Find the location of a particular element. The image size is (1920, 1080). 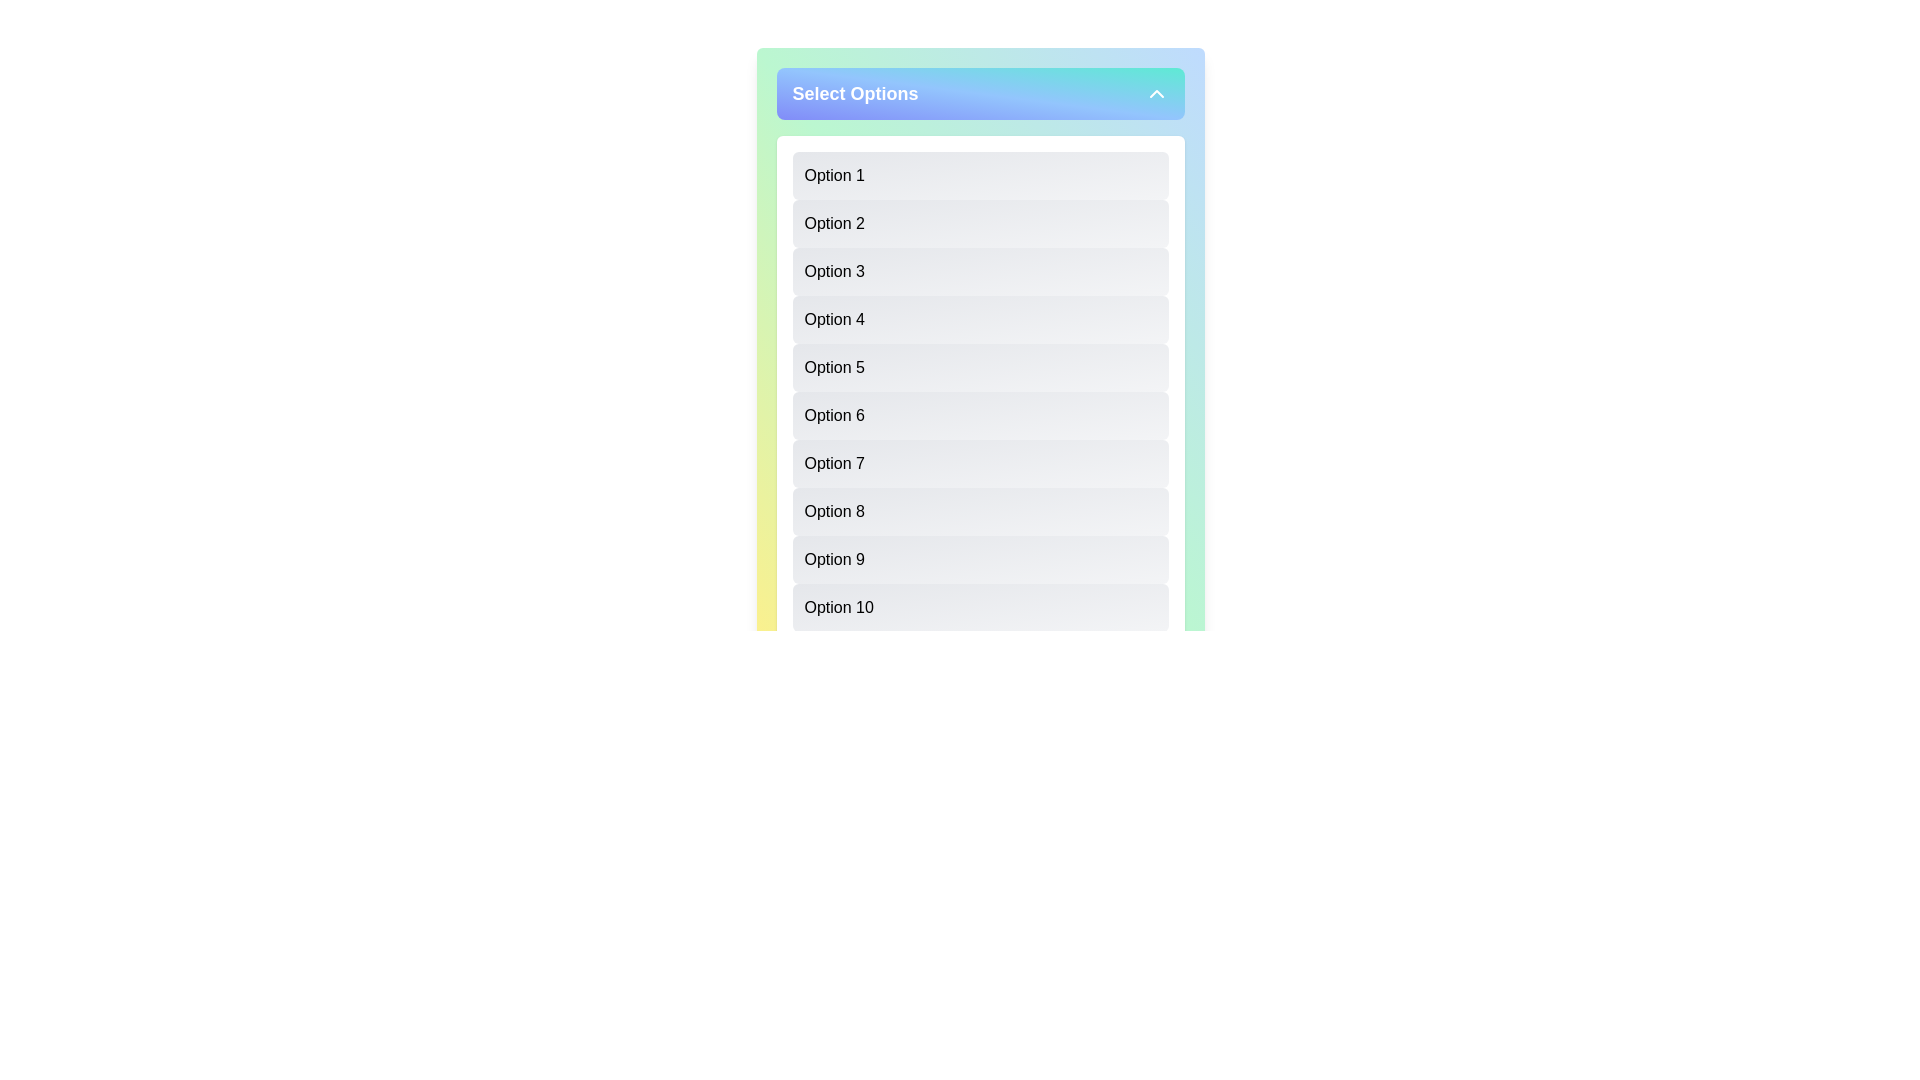

the 'Option 8' button, which is a rectangular button with a gradient background and left-aligned text is located at coordinates (980, 511).